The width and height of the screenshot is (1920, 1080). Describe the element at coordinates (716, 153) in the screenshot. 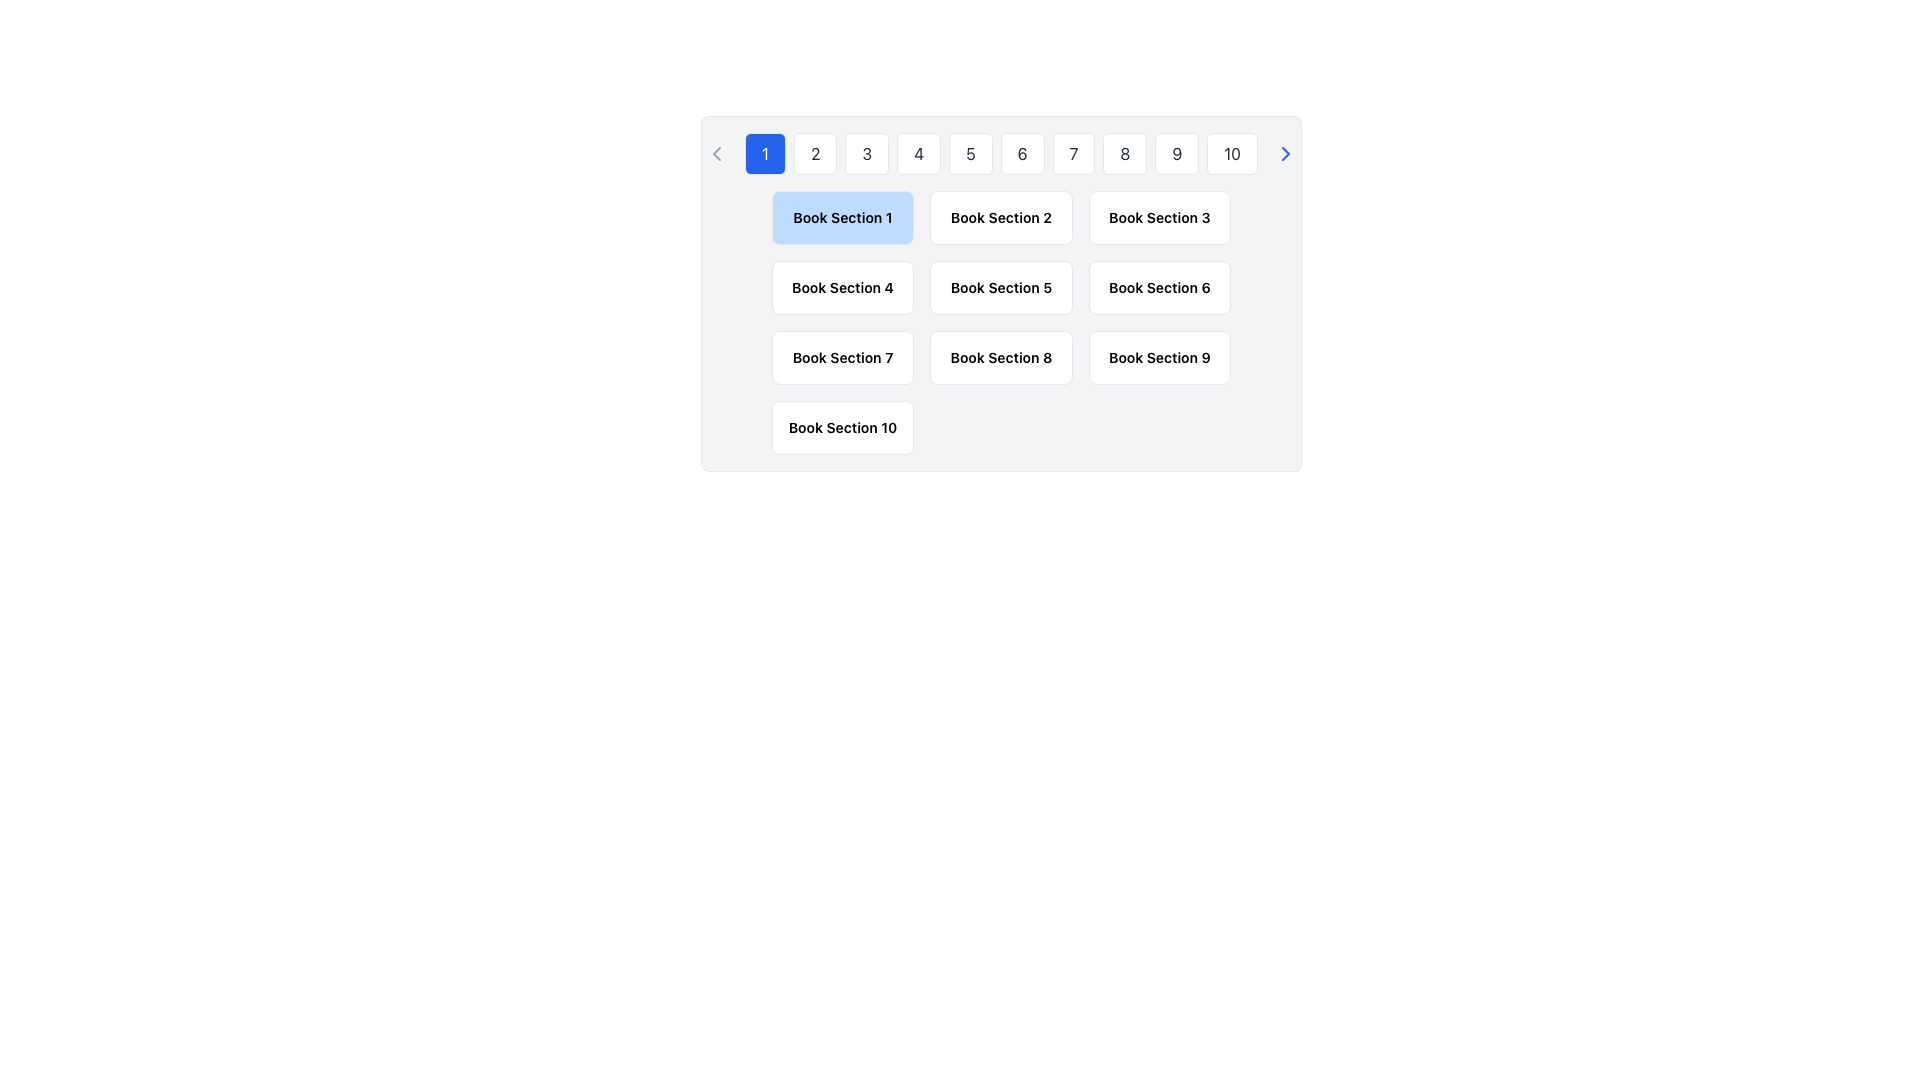

I see `the leftmost icon button in the top navigation bar of the pagination interface` at that location.